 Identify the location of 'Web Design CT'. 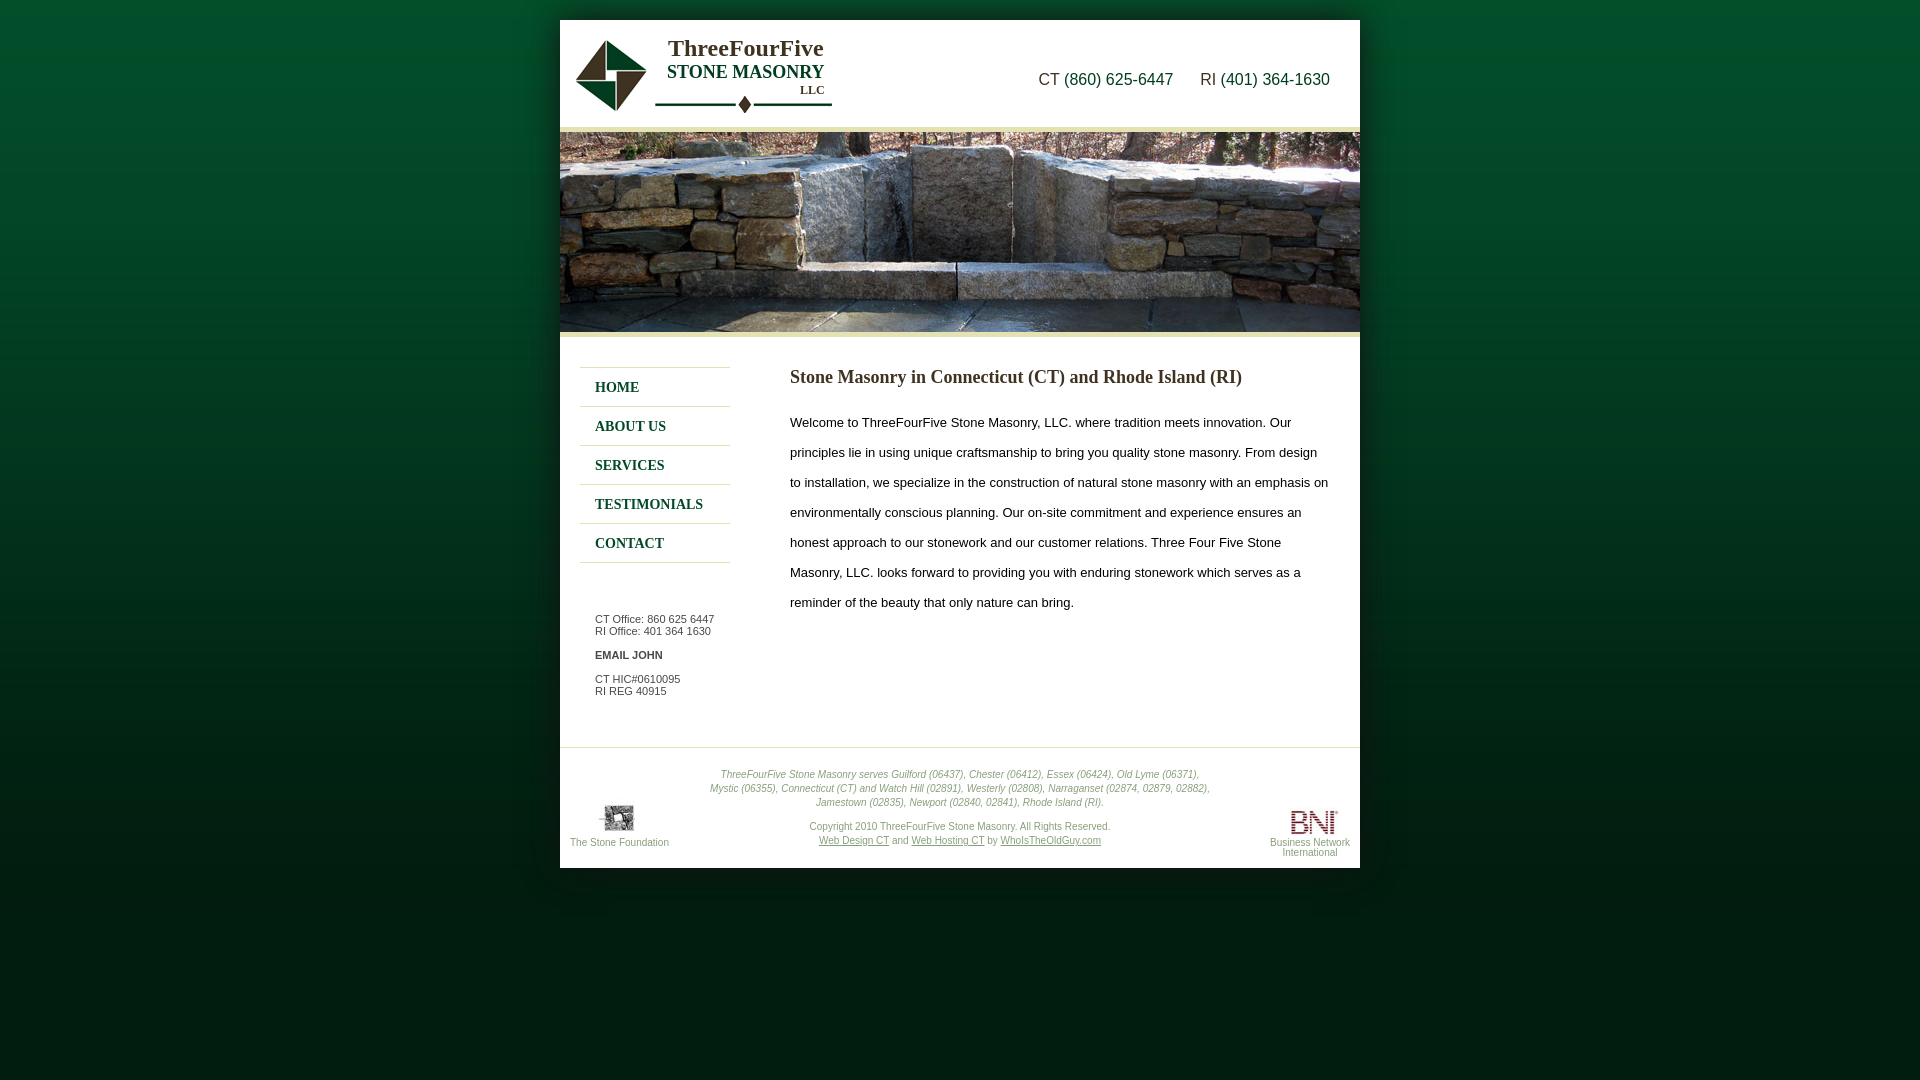
(819, 840).